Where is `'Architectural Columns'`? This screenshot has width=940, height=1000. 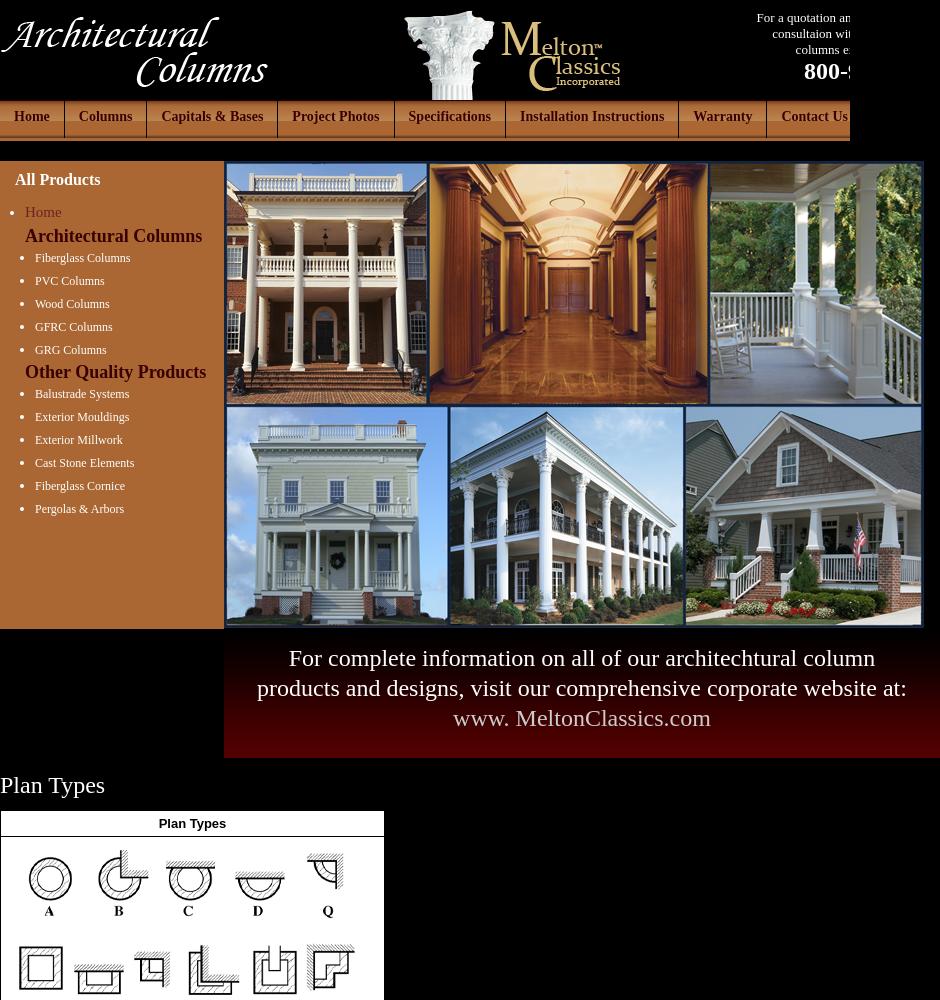
'Architectural Columns' is located at coordinates (25, 235).